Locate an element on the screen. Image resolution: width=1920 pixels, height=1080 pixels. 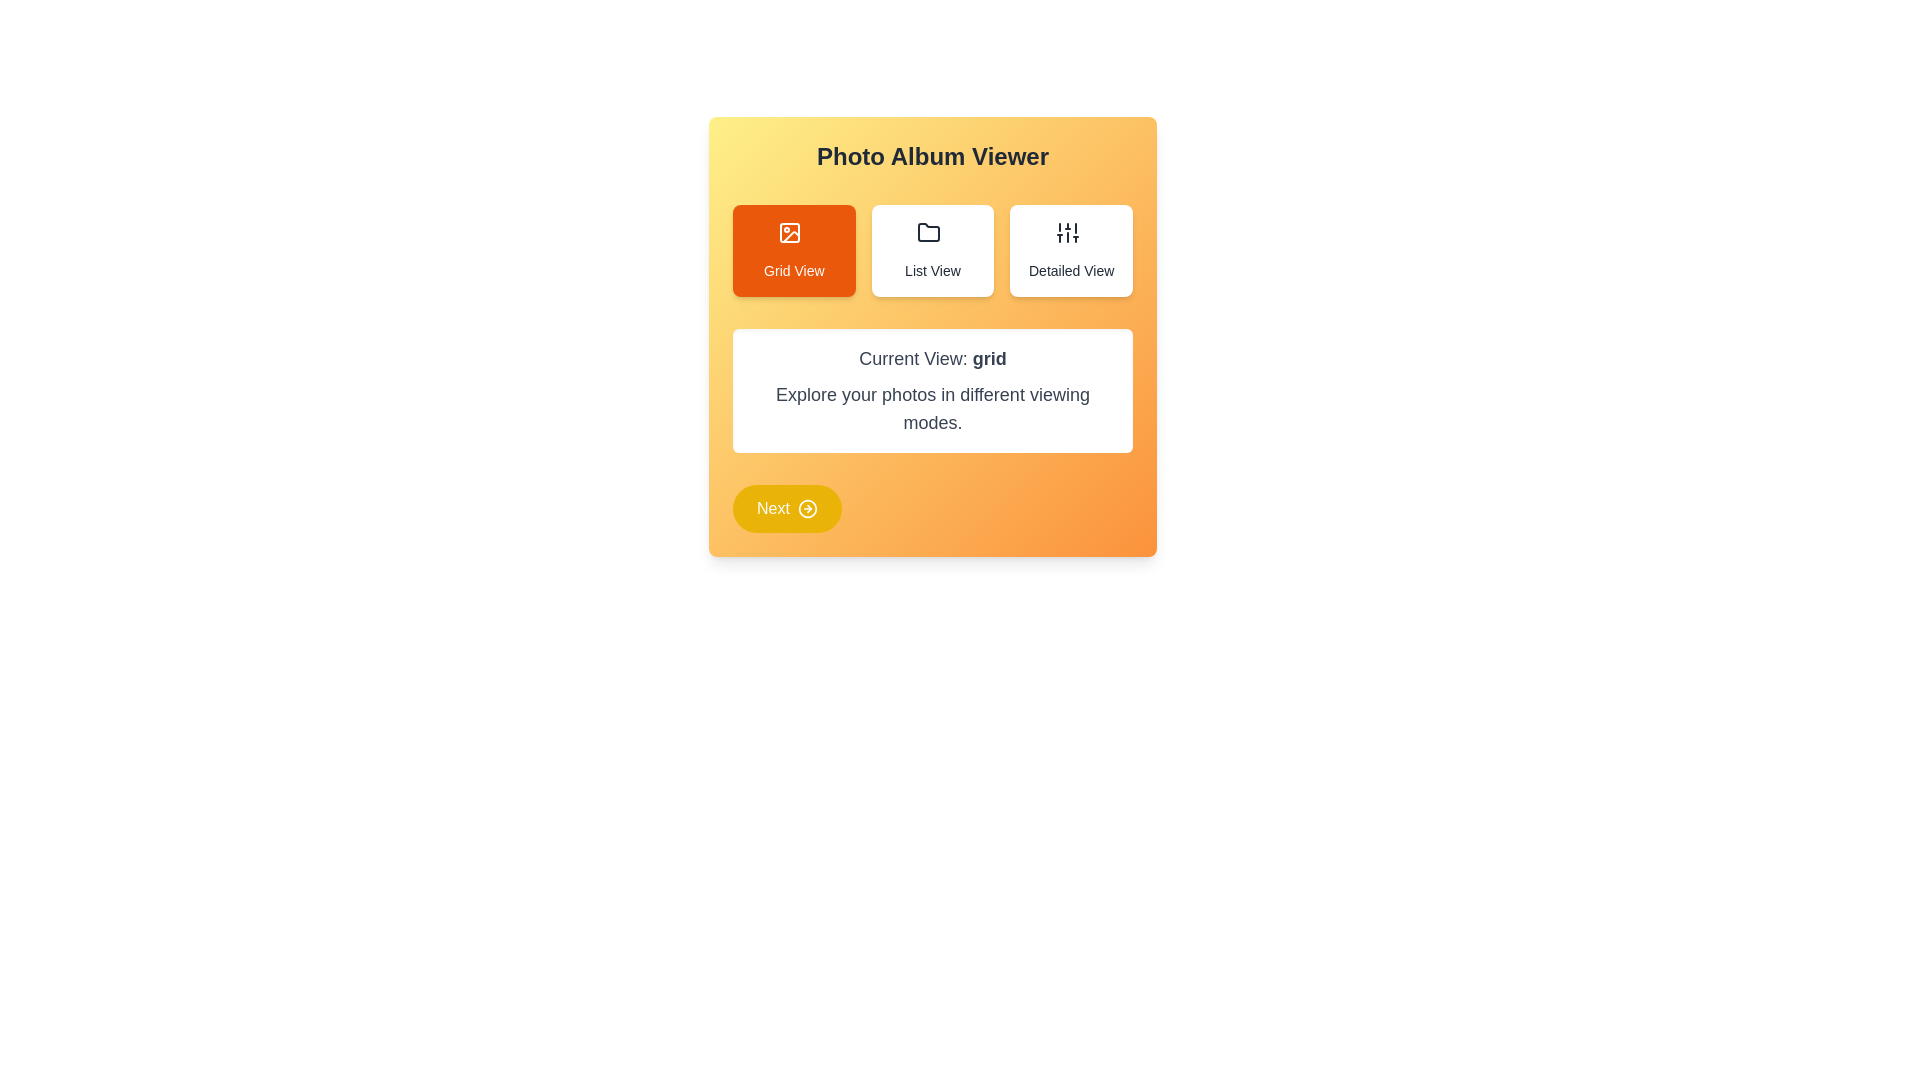
the 'List View' button is located at coordinates (931, 249).